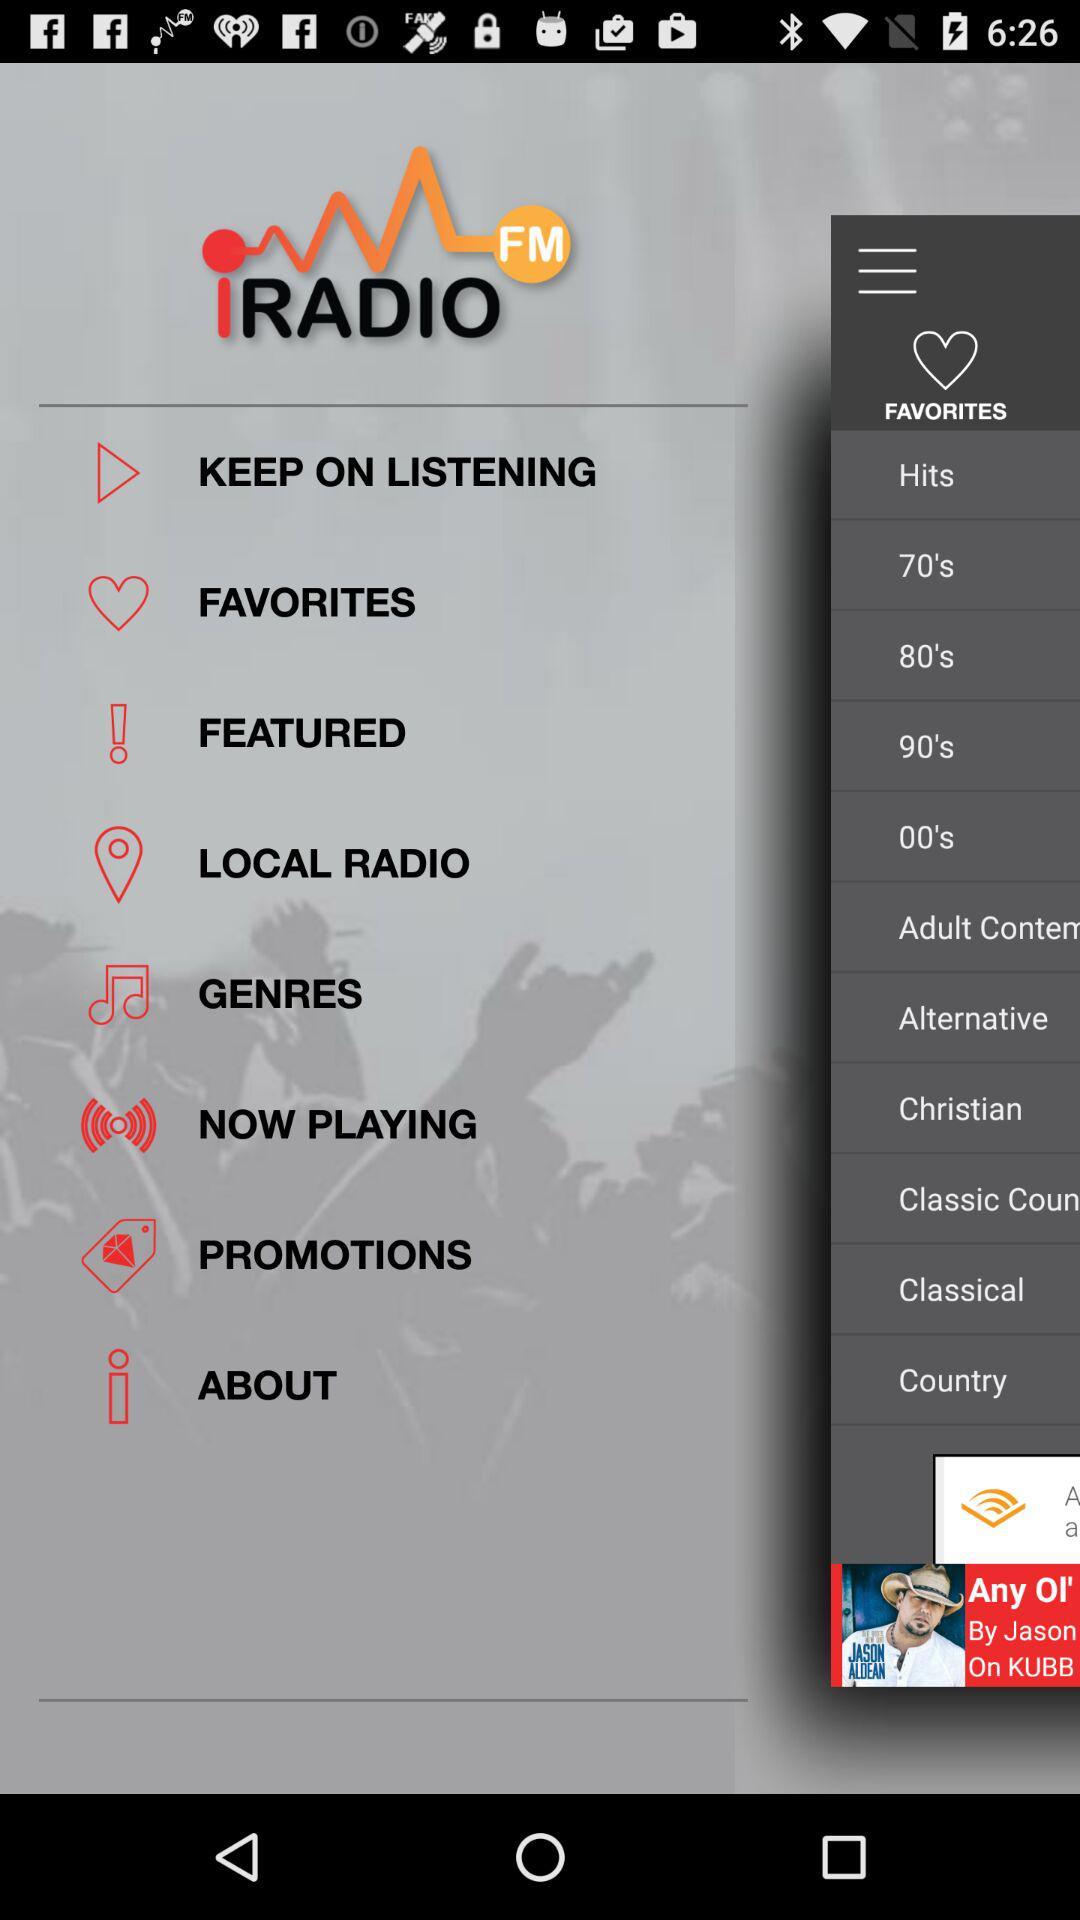 This screenshot has height=1920, width=1080. I want to click on the icon to the right of the now playing, so click(982, 1106).